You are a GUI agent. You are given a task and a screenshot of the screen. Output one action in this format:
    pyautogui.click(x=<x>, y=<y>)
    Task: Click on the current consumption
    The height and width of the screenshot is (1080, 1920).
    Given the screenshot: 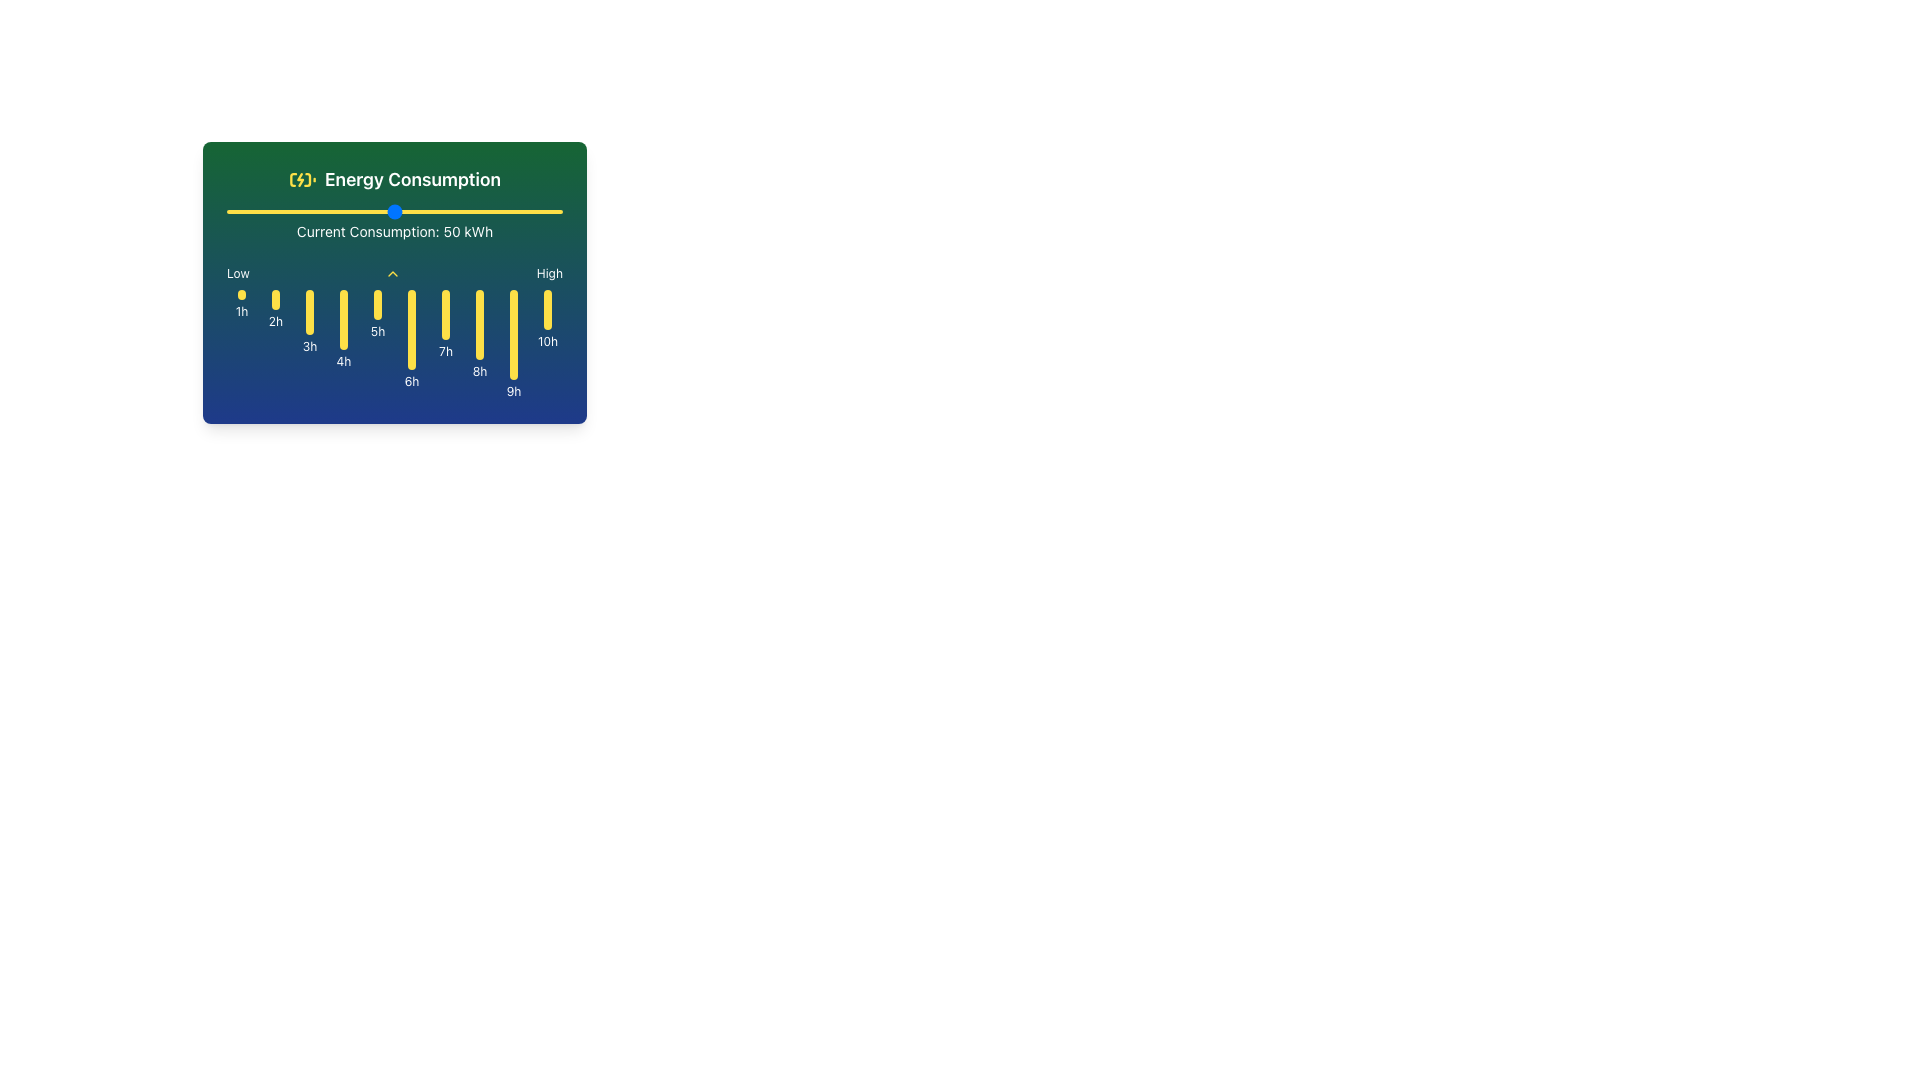 What is the action you would take?
    pyautogui.click(x=252, y=212)
    